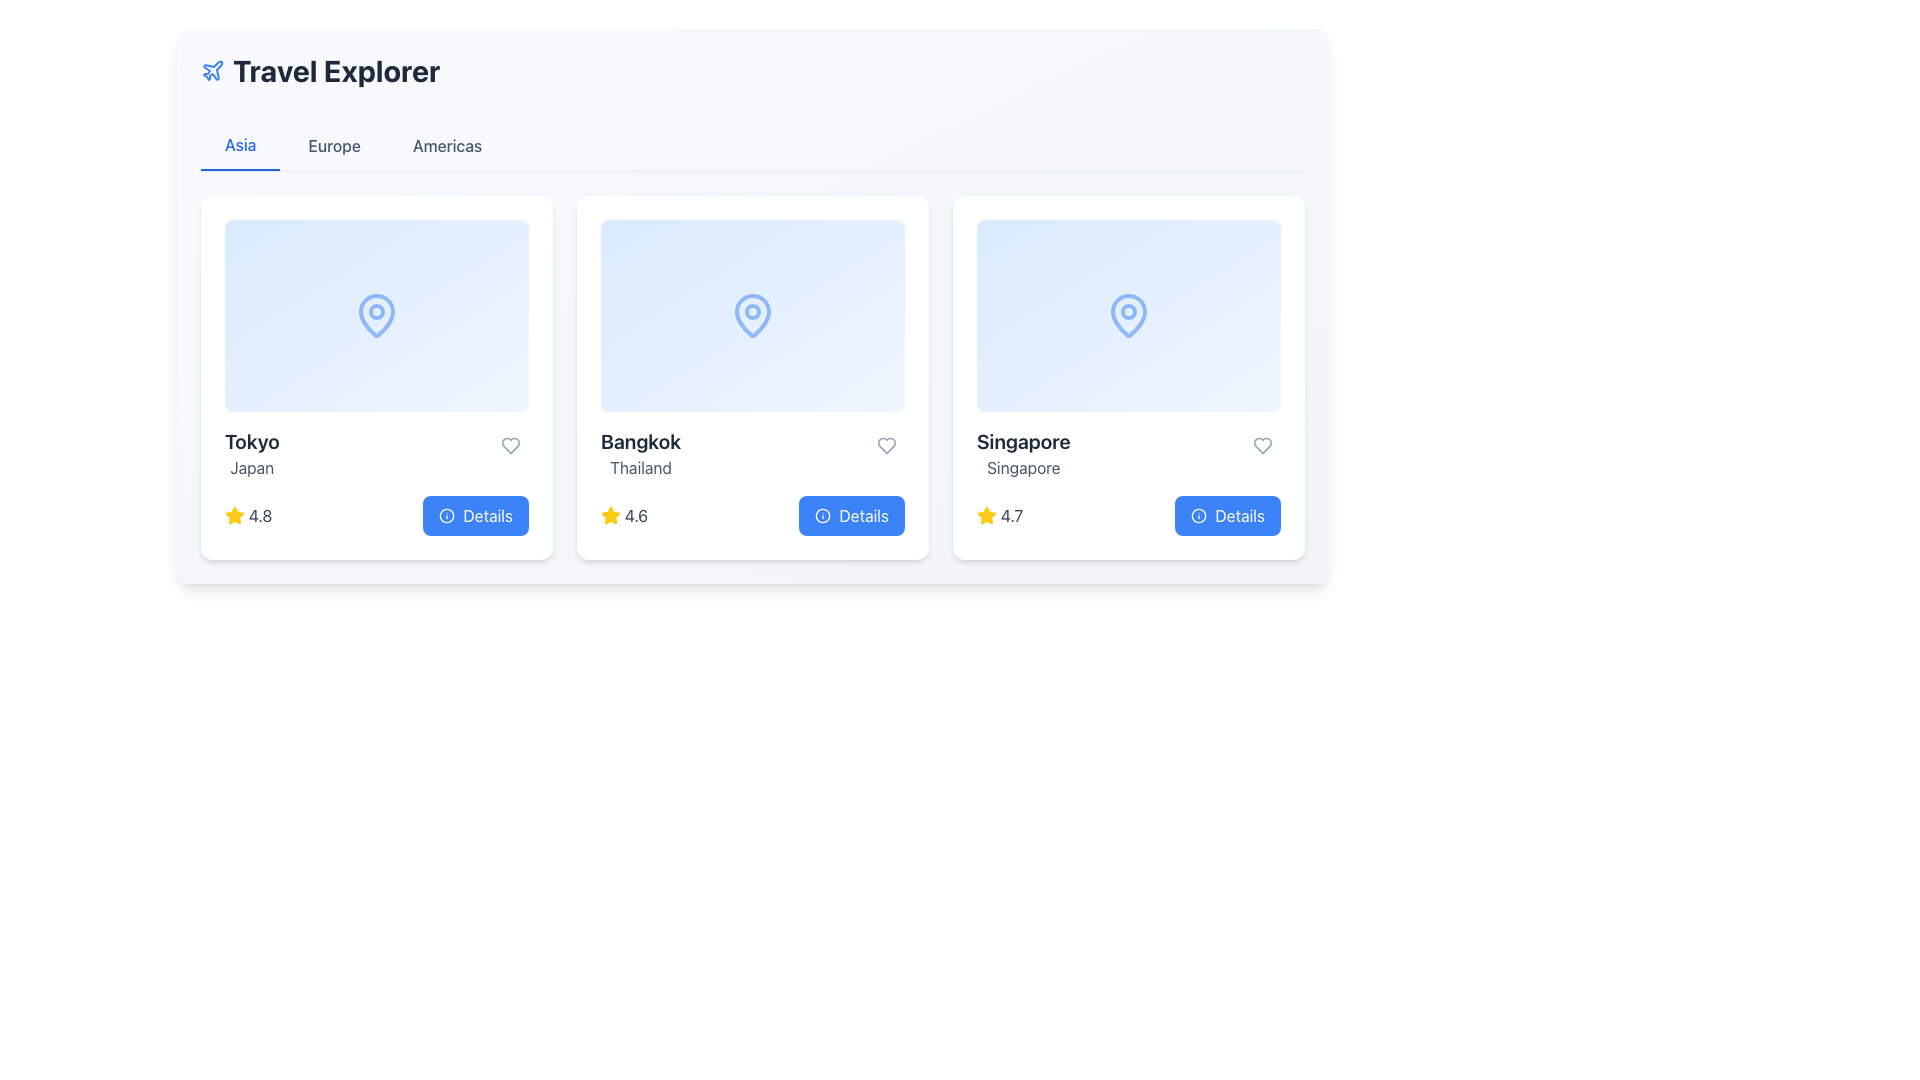 This screenshot has width=1920, height=1080. Describe the element at coordinates (852, 515) in the screenshot. I see `the button located on the right-hand side below the star rating and text description for the 'Bangkok' entry` at that location.